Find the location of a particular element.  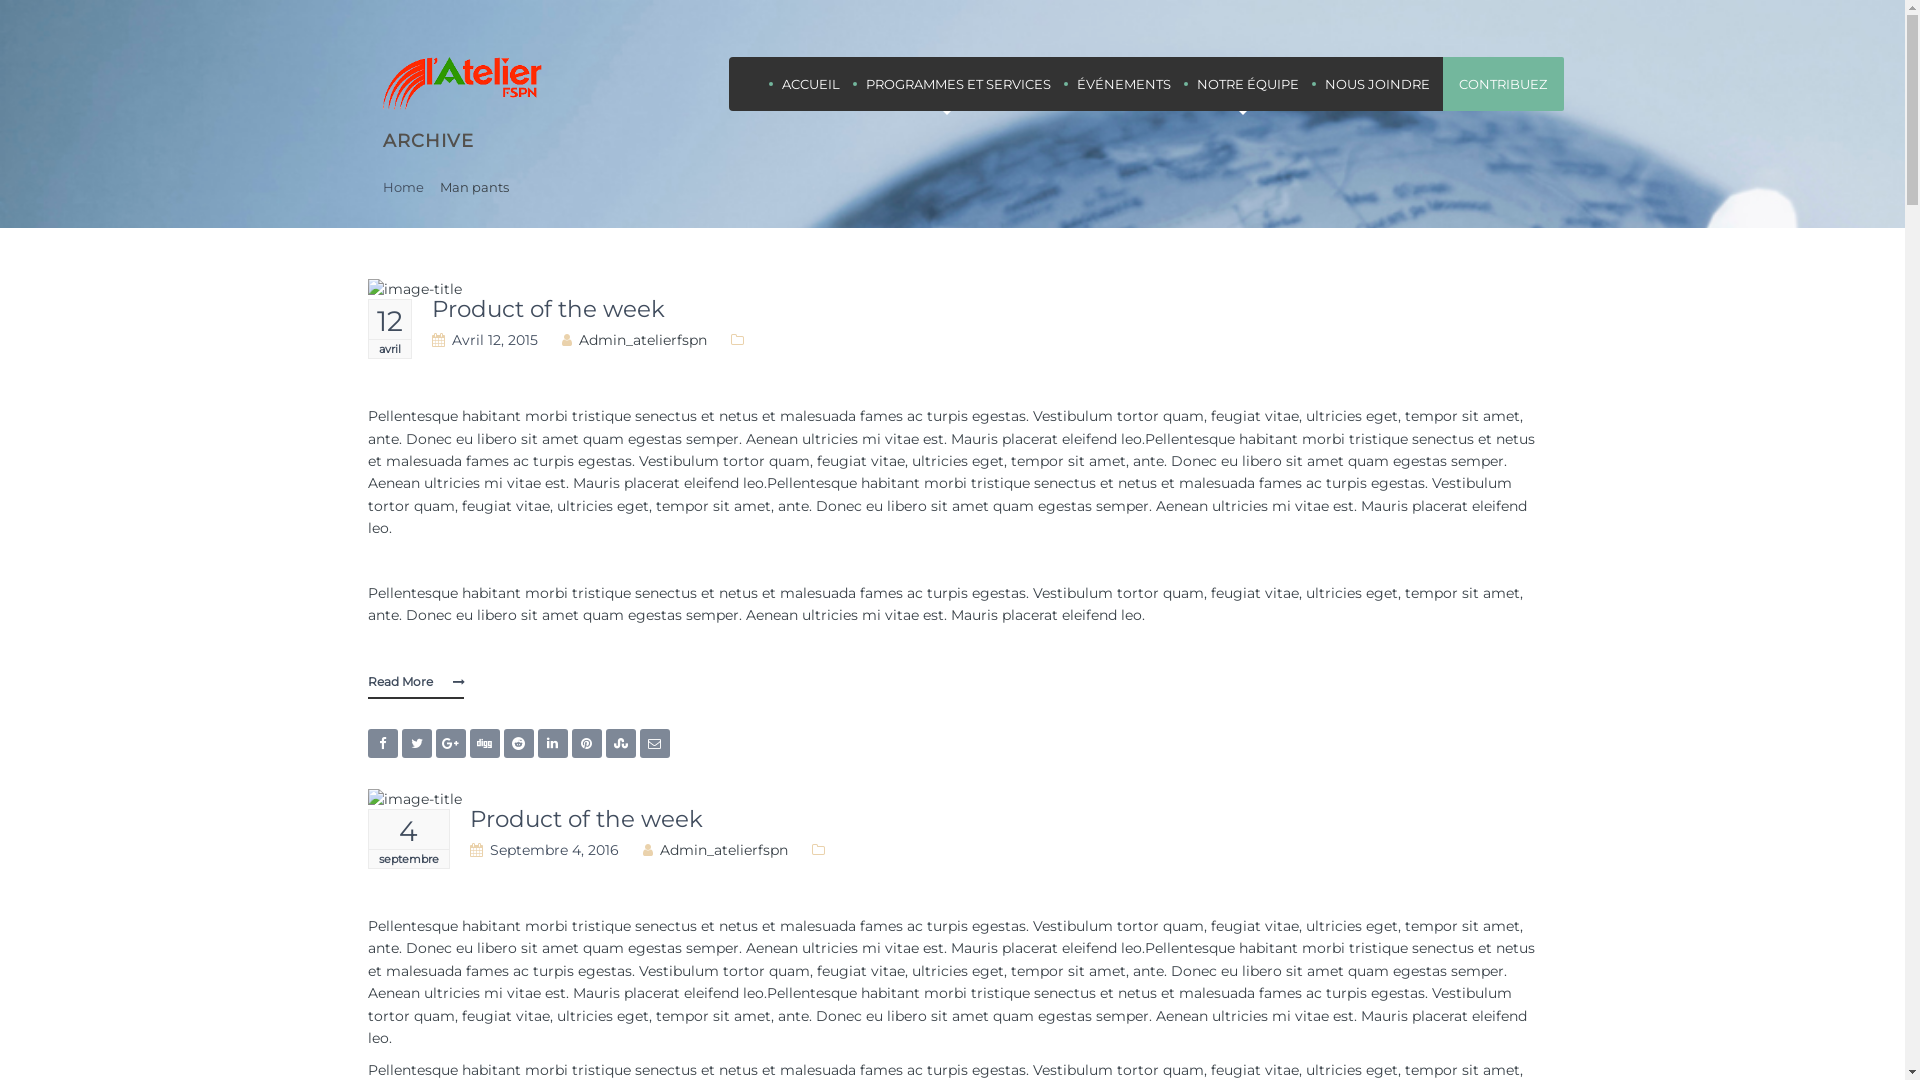

'Read More' is located at coordinates (415, 681).